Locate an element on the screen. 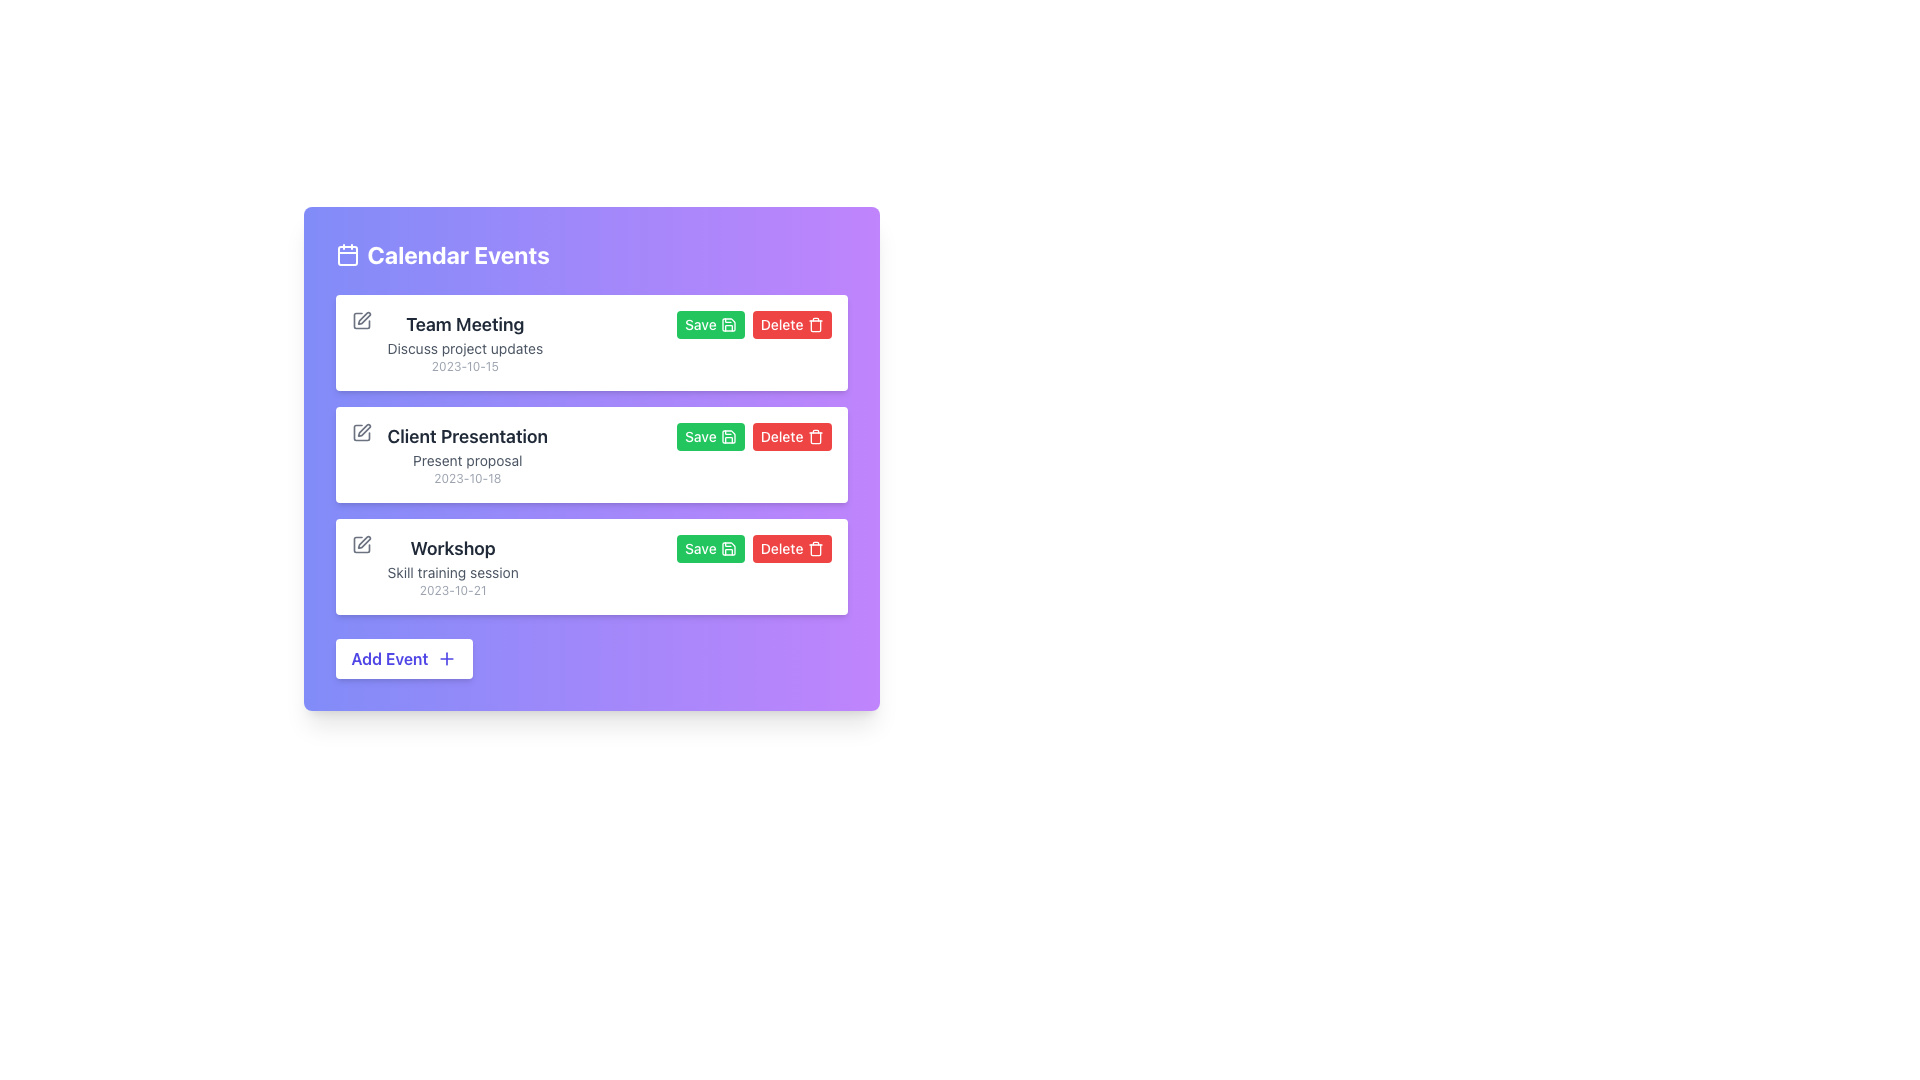 This screenshot has height=1080, width=1920. the static text element displaying the date '2023-10-15', which is styled in light gray and located below the title 'Team Meeting' and description 'Discuss project updates' is located at coordinates (464, 366).